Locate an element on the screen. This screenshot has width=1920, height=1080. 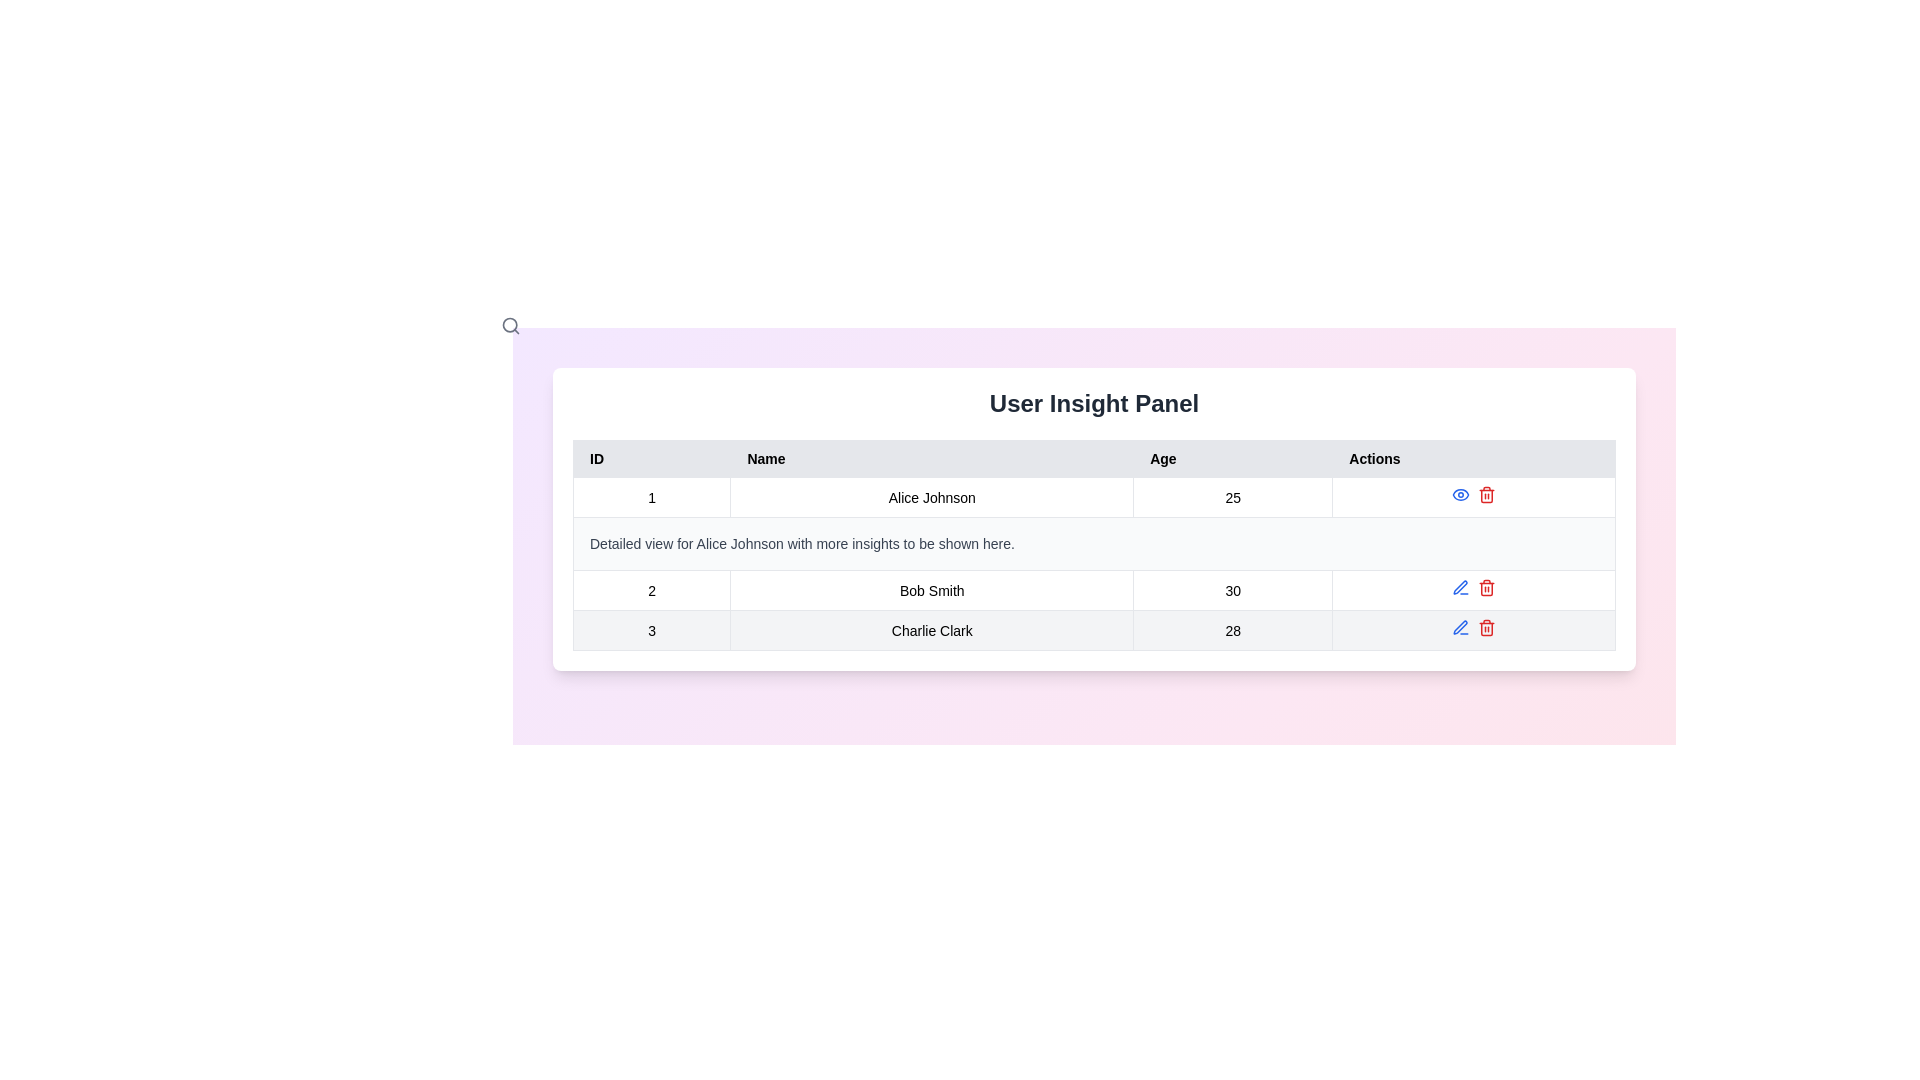
the SVG-based search icon located near the top-left corner of the interface, adjacent to the 'User Insight Panel' title is located at coordinates (510, 325).